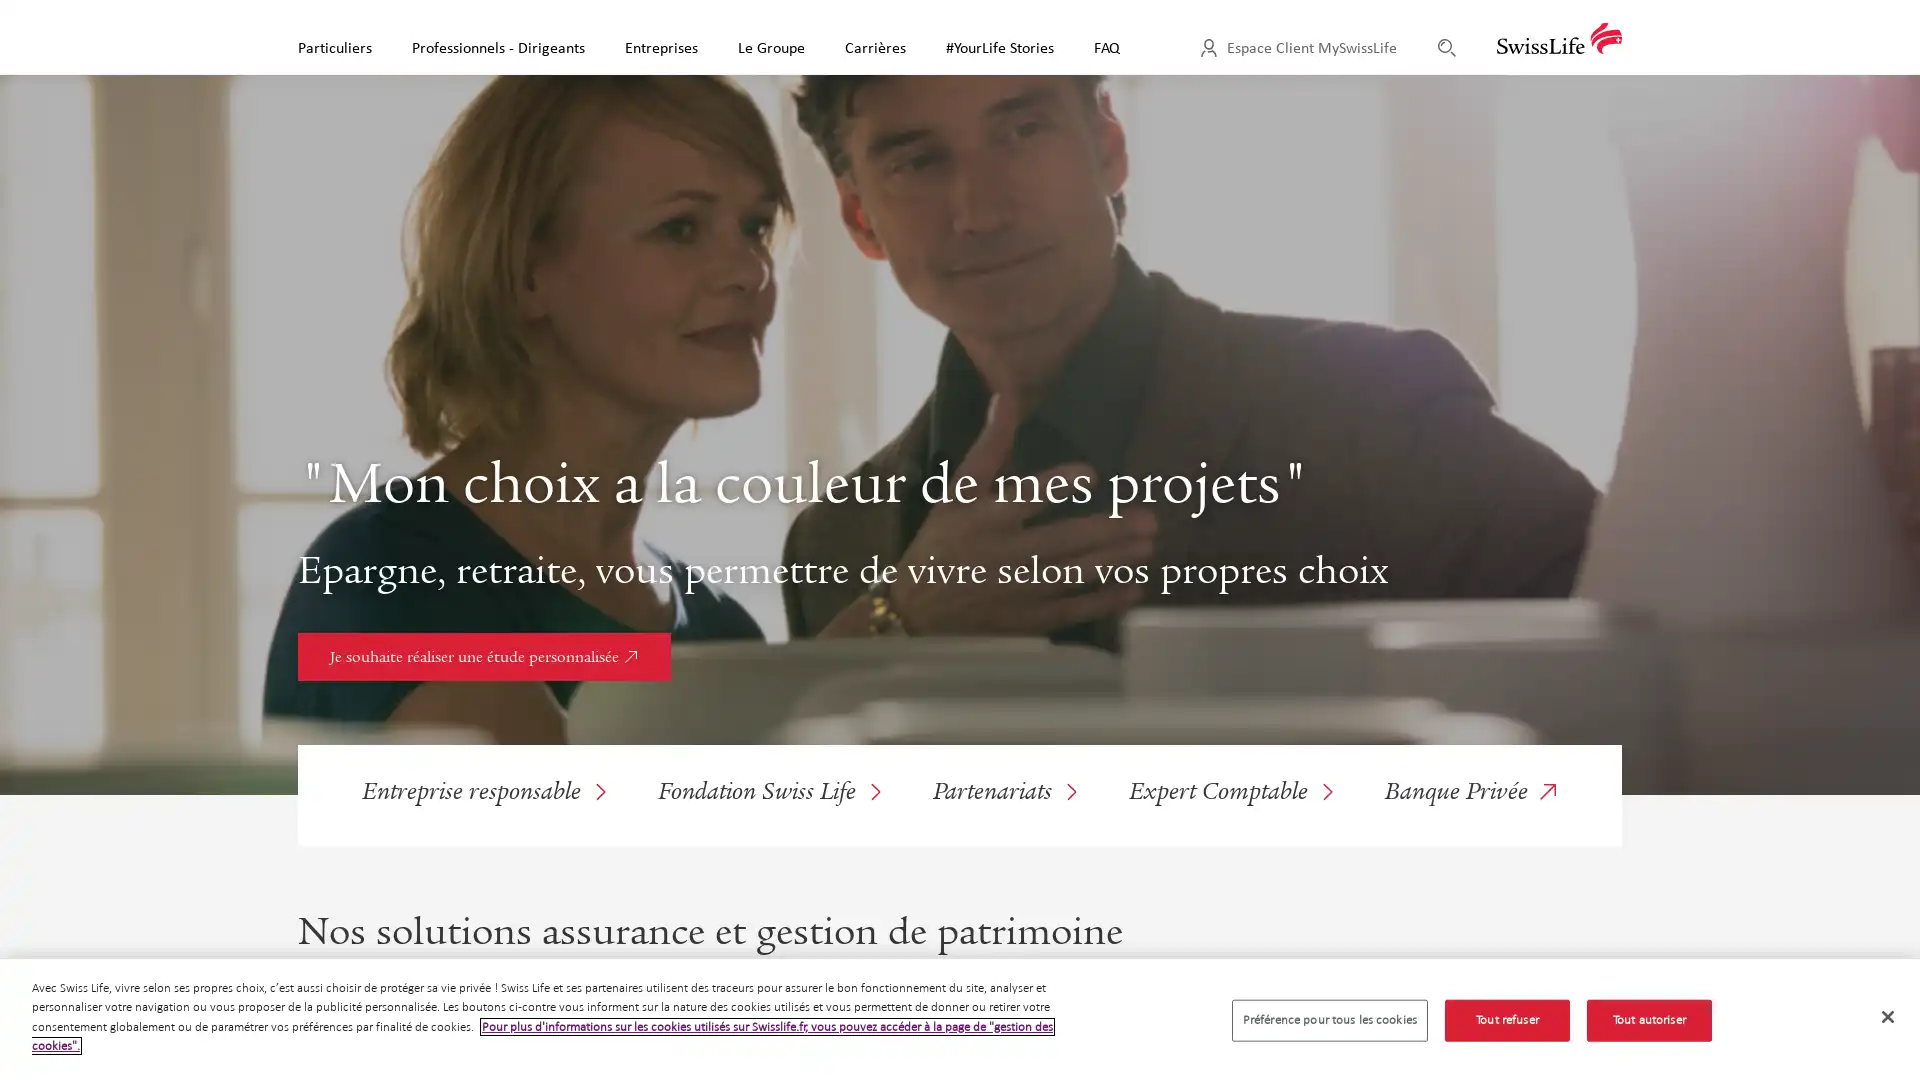 This screenshot has height=1080, width=1920. What do you see at coordinates (1329, 1020) in the screenshot?
I see `Preference pour tous les cookies` at bounding box center [1329, 1020].